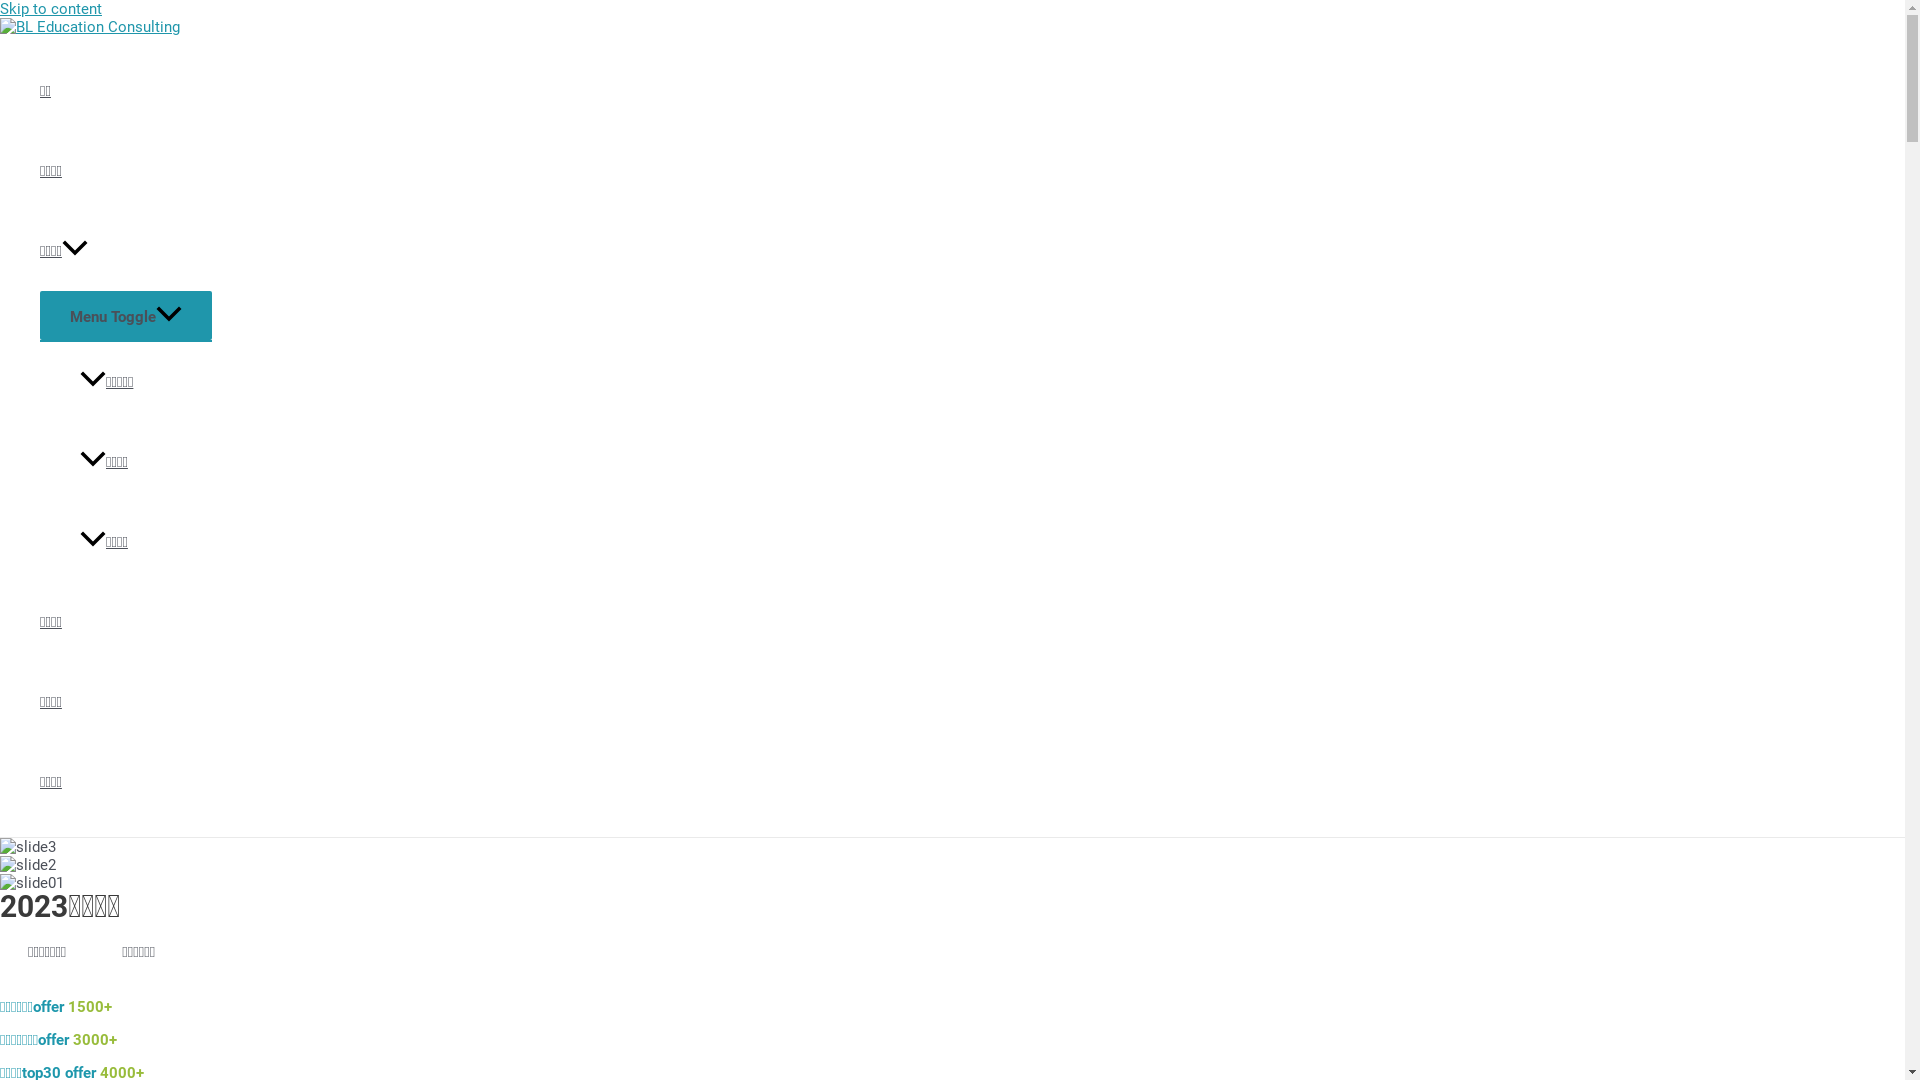 Image resolution: width=1920 pixels, height=1080 pixels. I want to click on 'Menu Toggle', so click(124, 315).